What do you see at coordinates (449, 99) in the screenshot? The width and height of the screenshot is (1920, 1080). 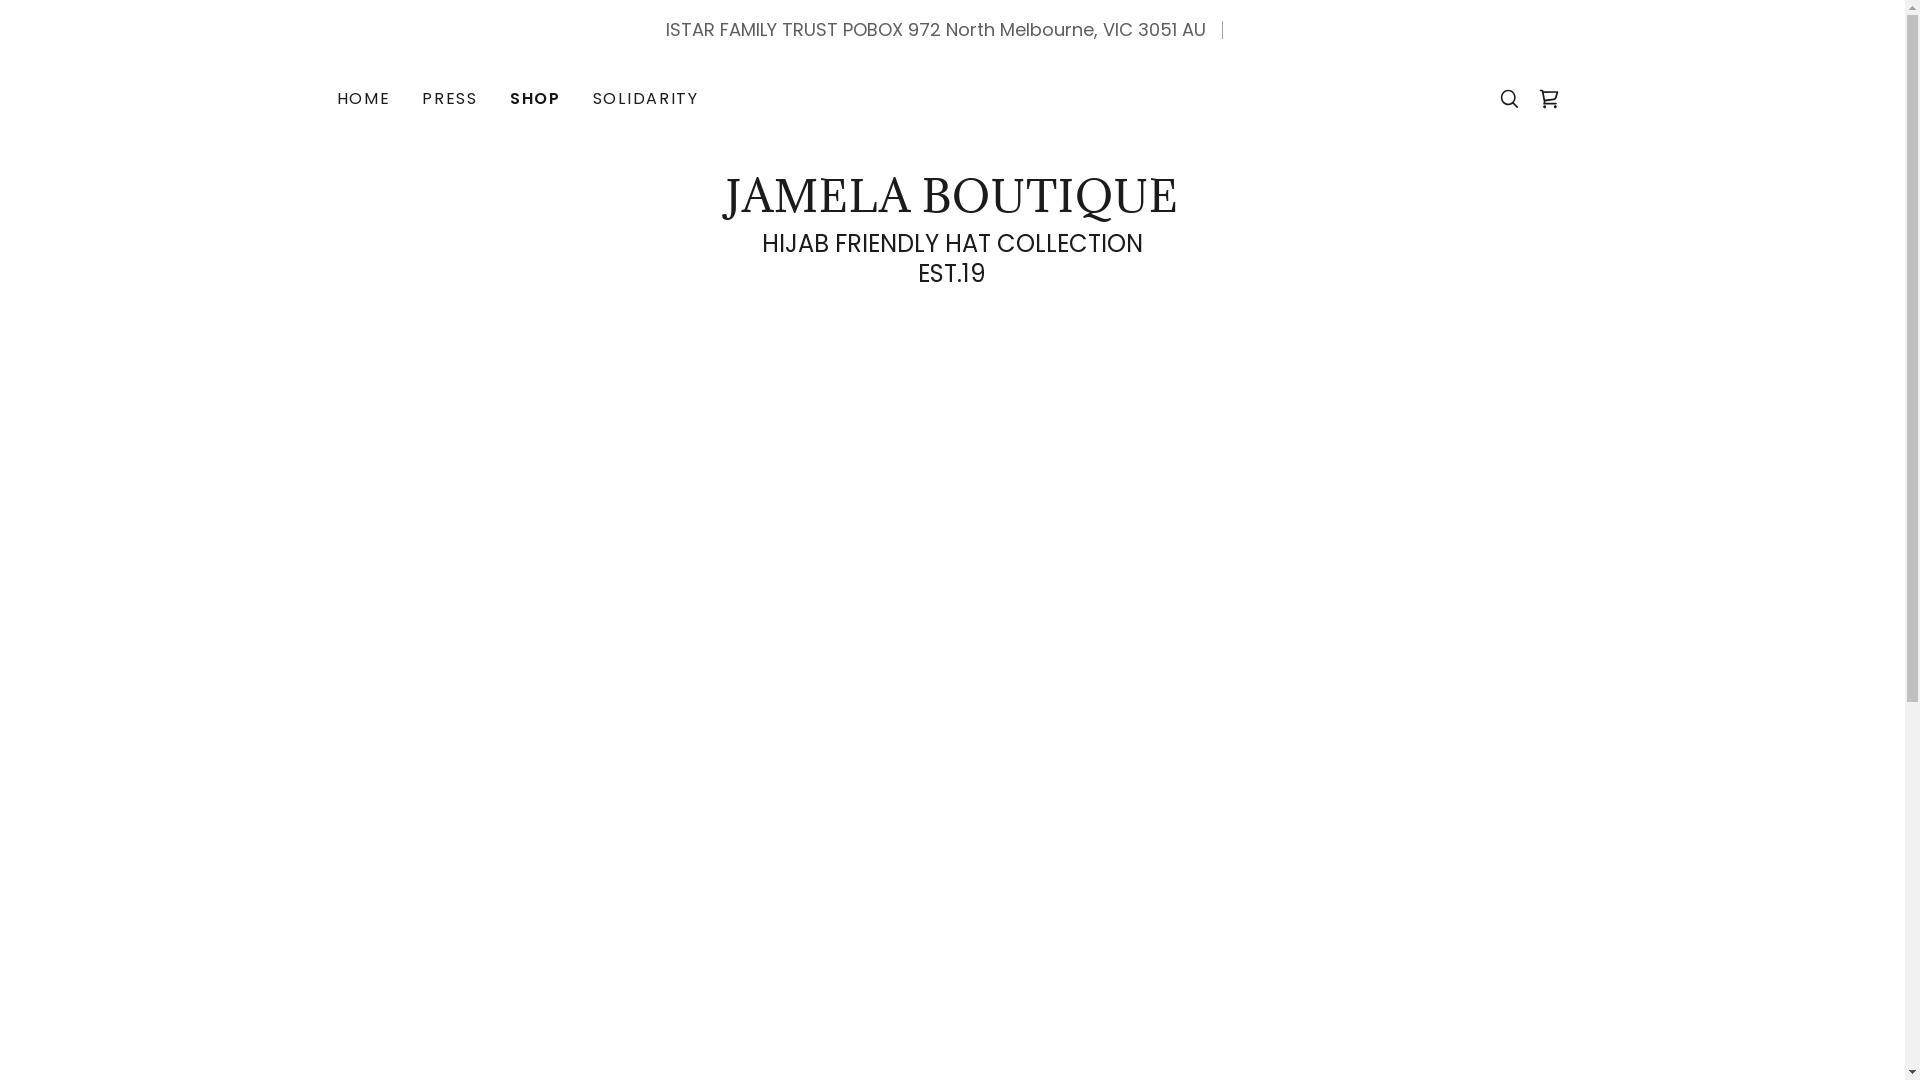 I see `'PRESS'` at bounding box center [449, 99].